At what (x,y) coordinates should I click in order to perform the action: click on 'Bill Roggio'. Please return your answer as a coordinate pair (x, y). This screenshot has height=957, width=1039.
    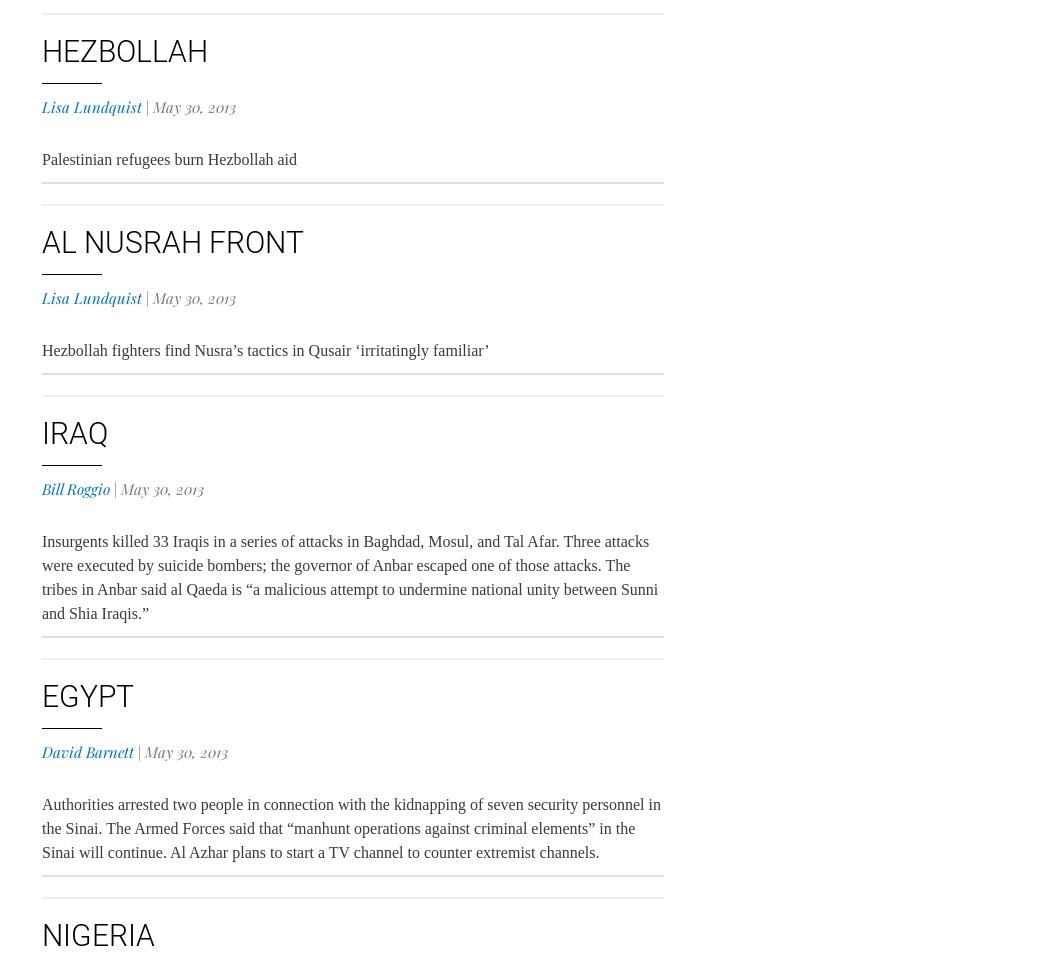
    Looking at the image, I should click on (74, 489).